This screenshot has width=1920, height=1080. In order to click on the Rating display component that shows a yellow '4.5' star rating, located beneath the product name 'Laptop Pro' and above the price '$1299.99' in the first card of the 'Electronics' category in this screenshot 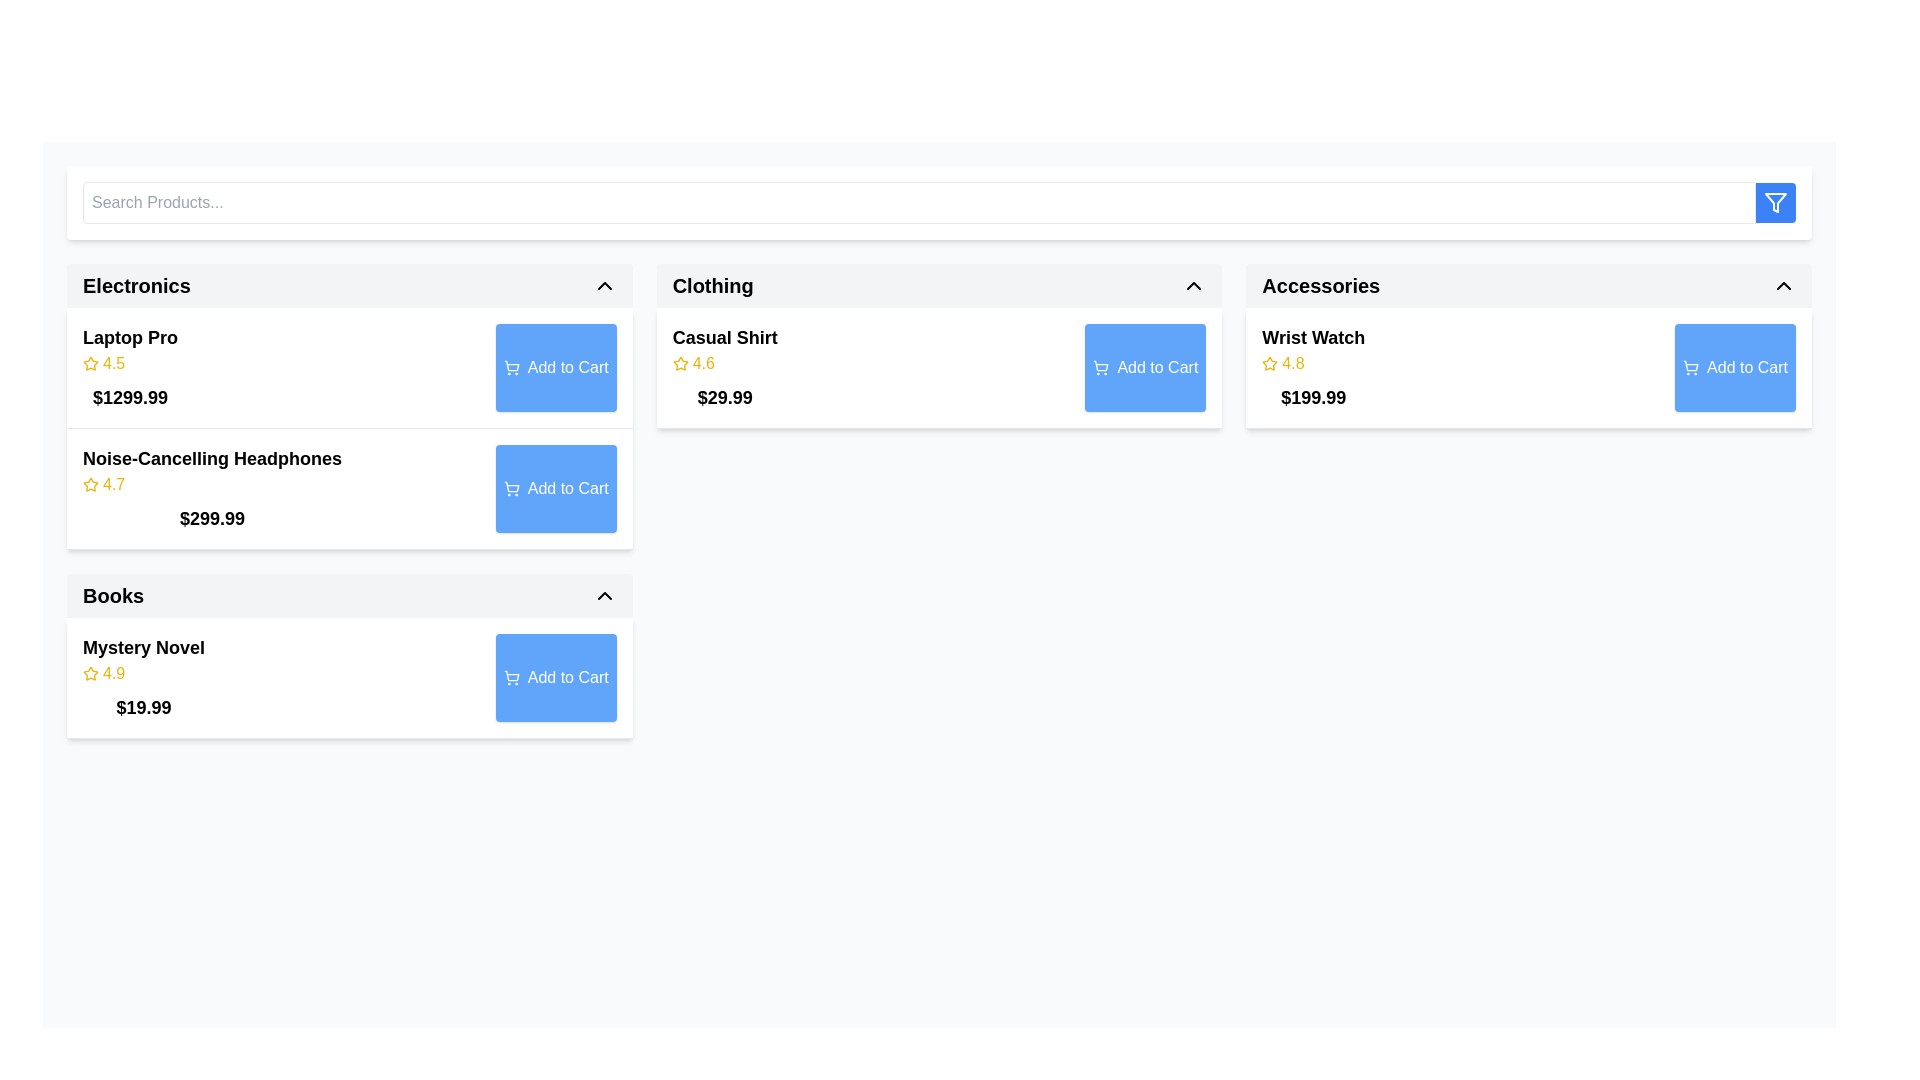, I will do `click(129, 363)`.